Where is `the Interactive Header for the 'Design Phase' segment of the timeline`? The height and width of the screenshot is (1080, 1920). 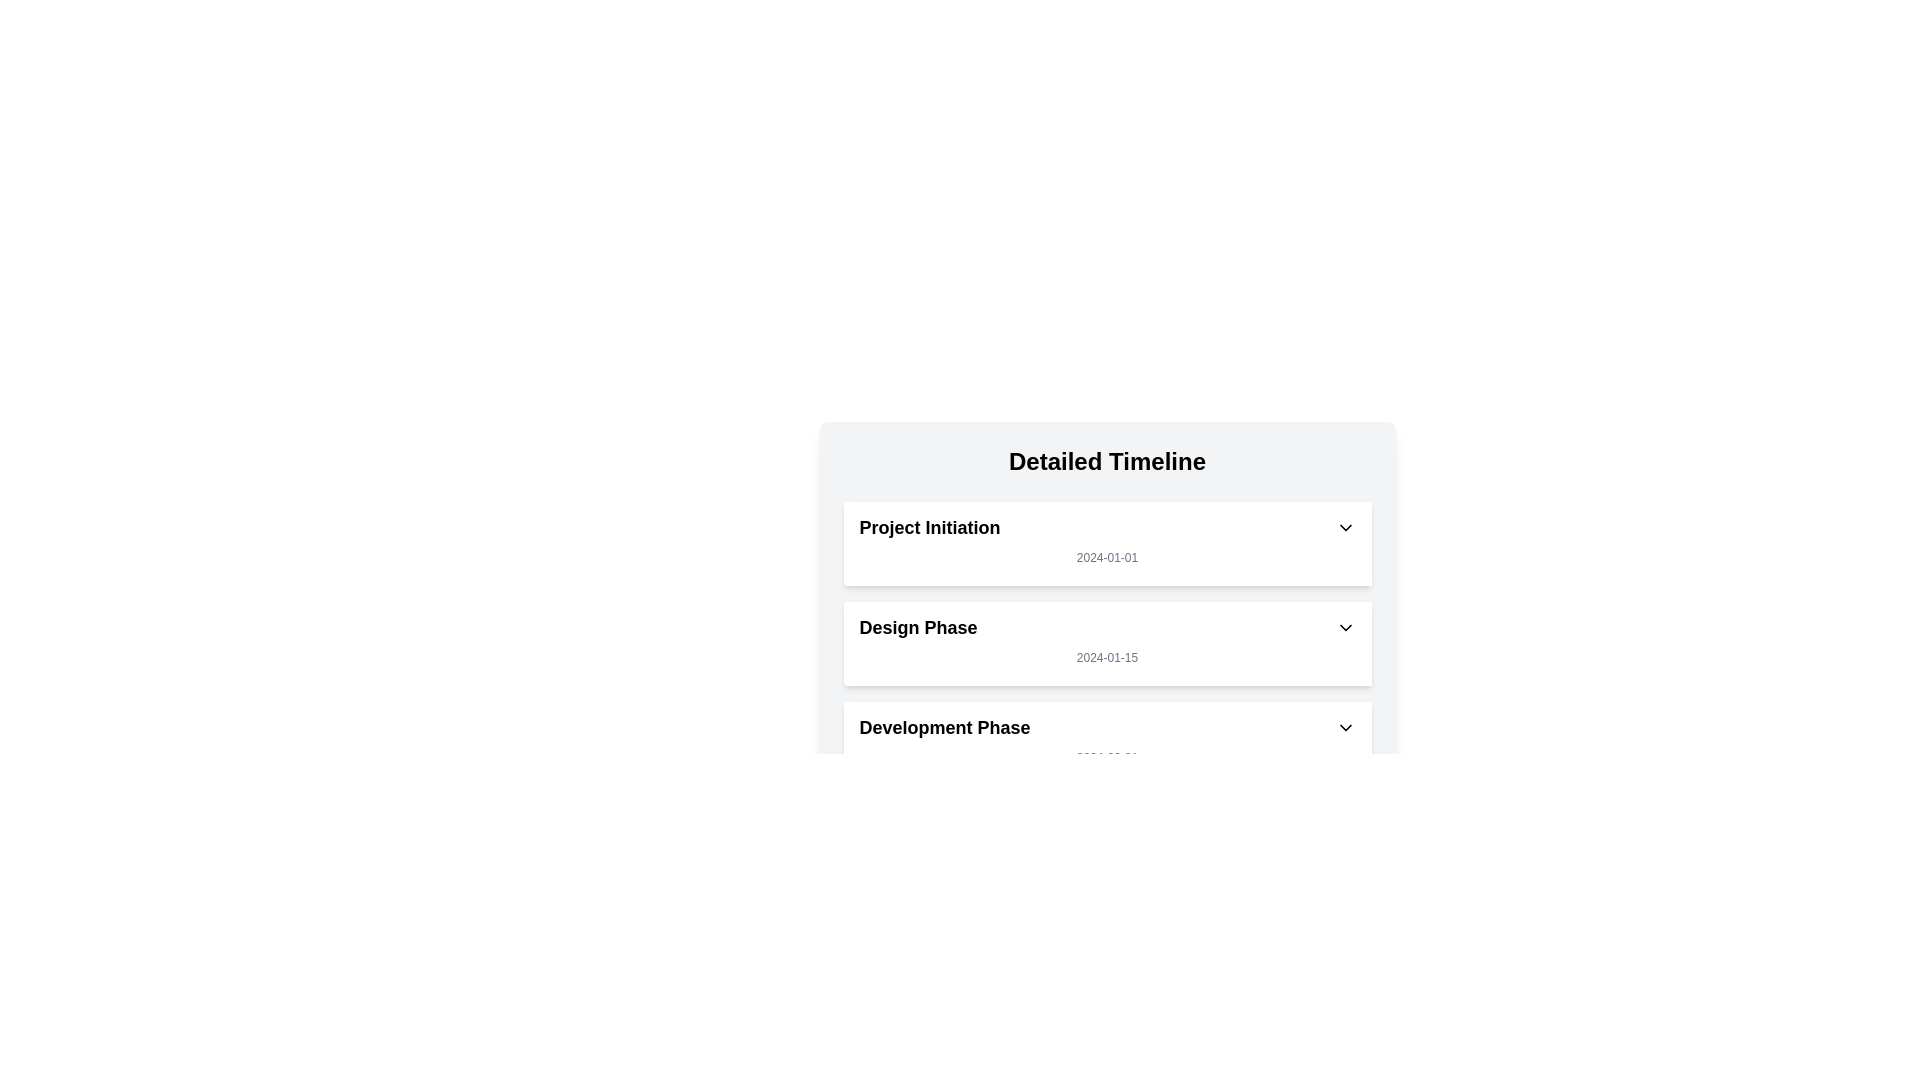
the Interactive Header for the 'Design Phase' segment of the timeline is located at coordinates (1106, 627).